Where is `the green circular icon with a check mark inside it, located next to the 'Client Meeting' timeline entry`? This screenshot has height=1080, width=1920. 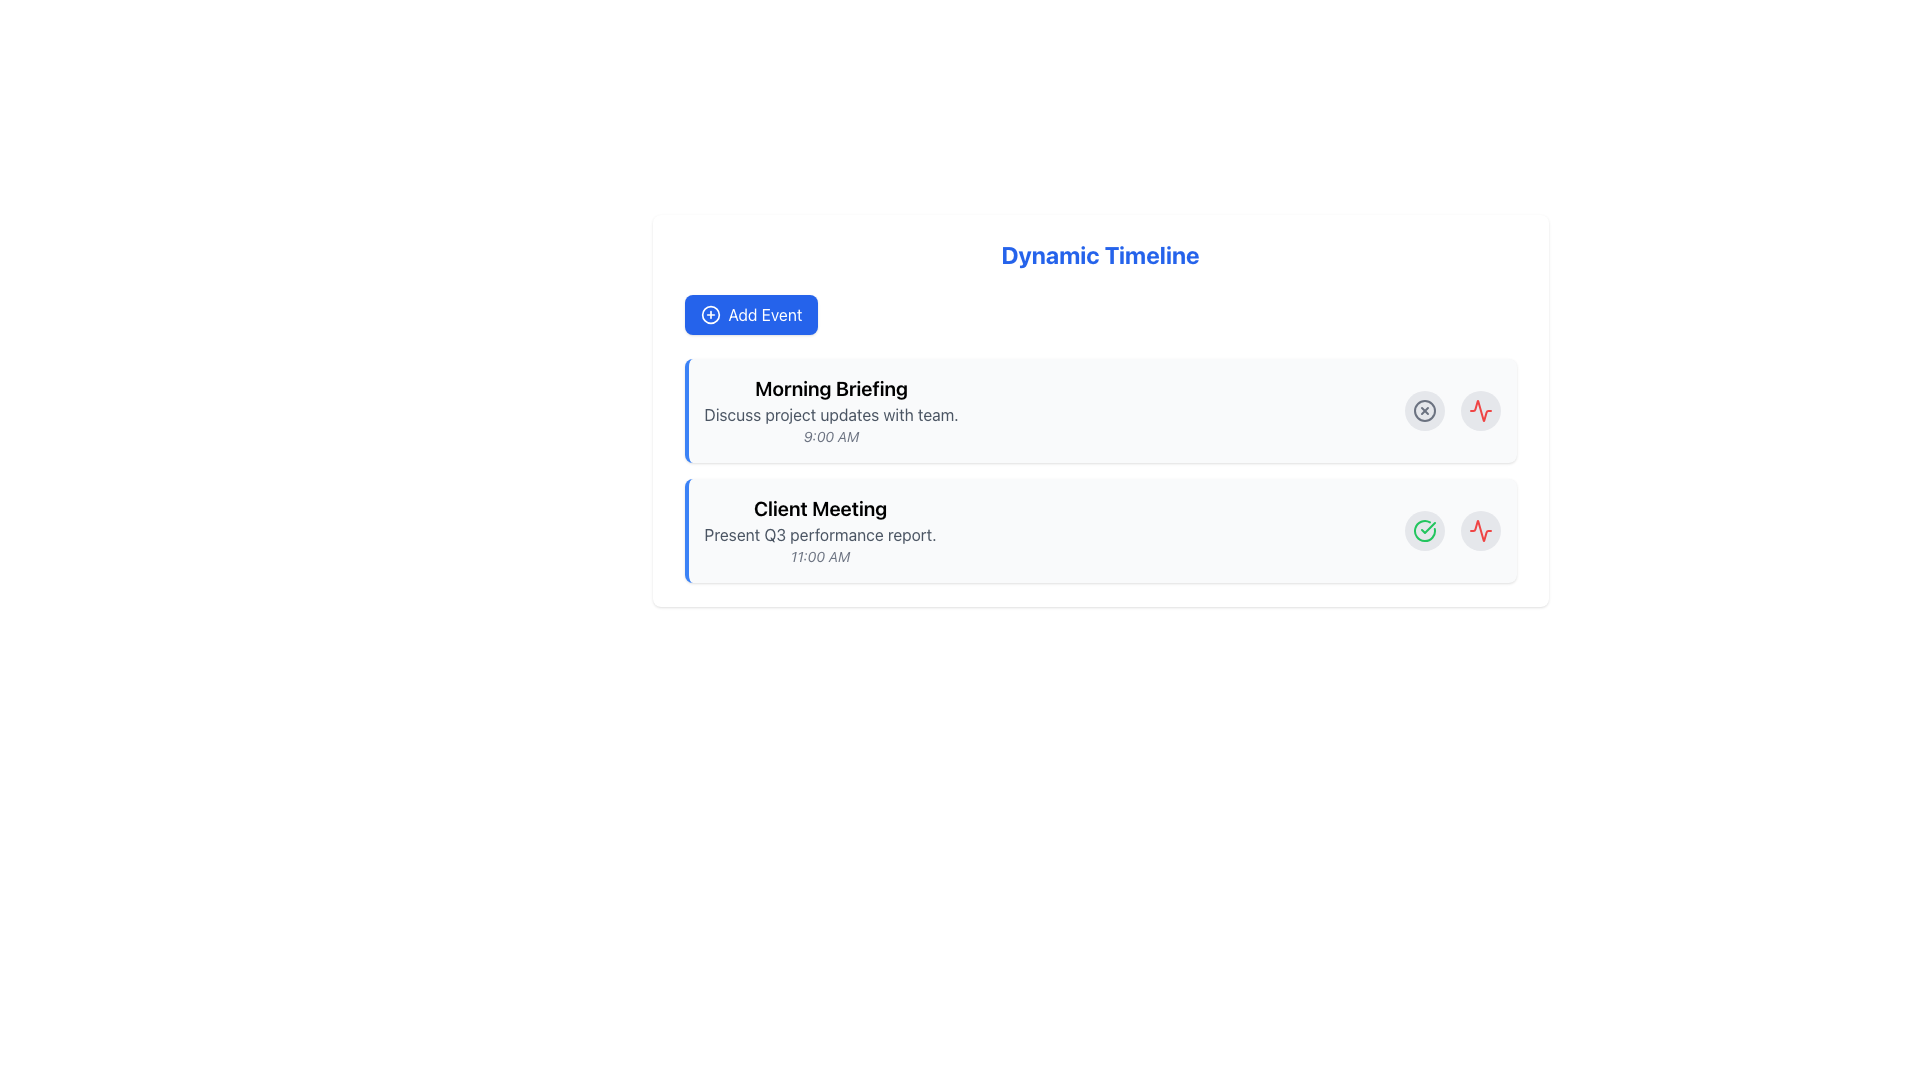 the green circular icon with a check mark inside it, located next to the 'Client Meeting' timeline entry is located at coordinates (1423, 530).